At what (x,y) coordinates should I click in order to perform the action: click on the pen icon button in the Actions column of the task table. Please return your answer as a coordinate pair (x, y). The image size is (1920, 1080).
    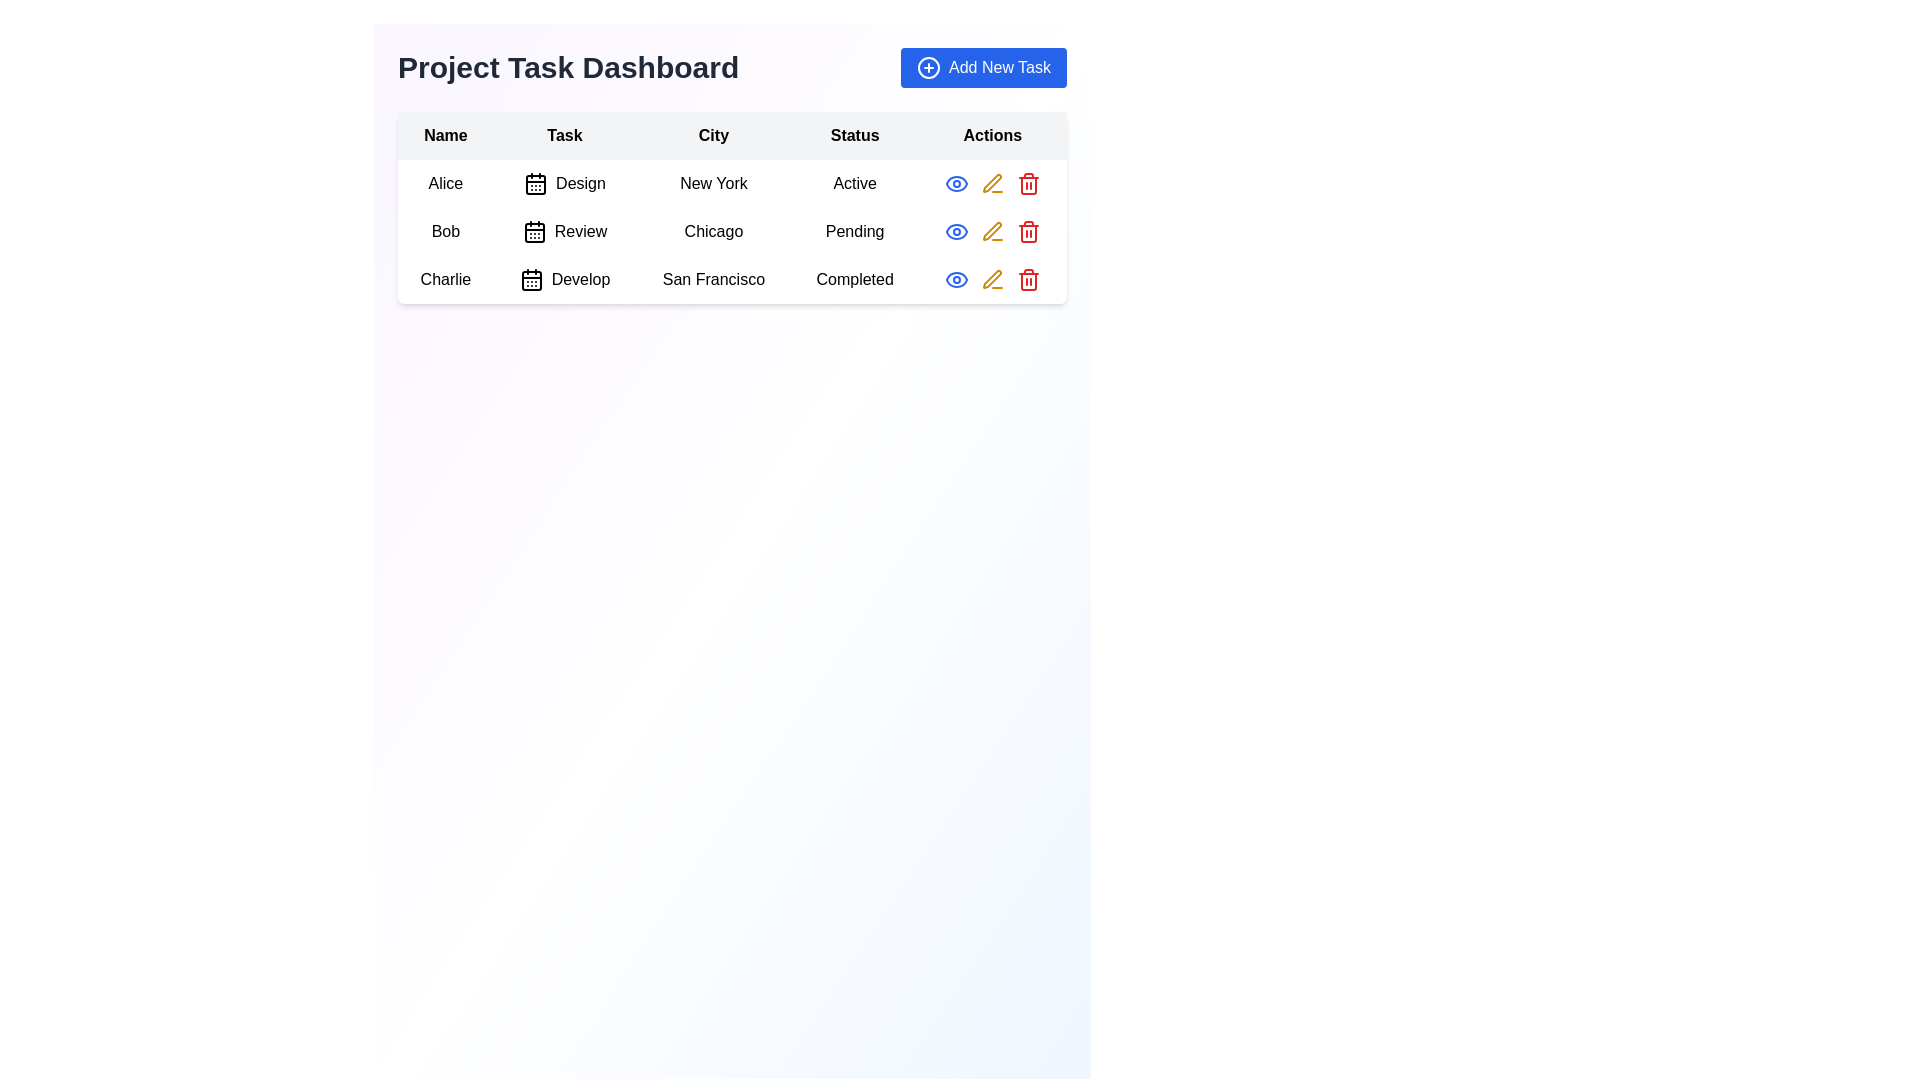
    Looking at the image, I should click on (992, 183).